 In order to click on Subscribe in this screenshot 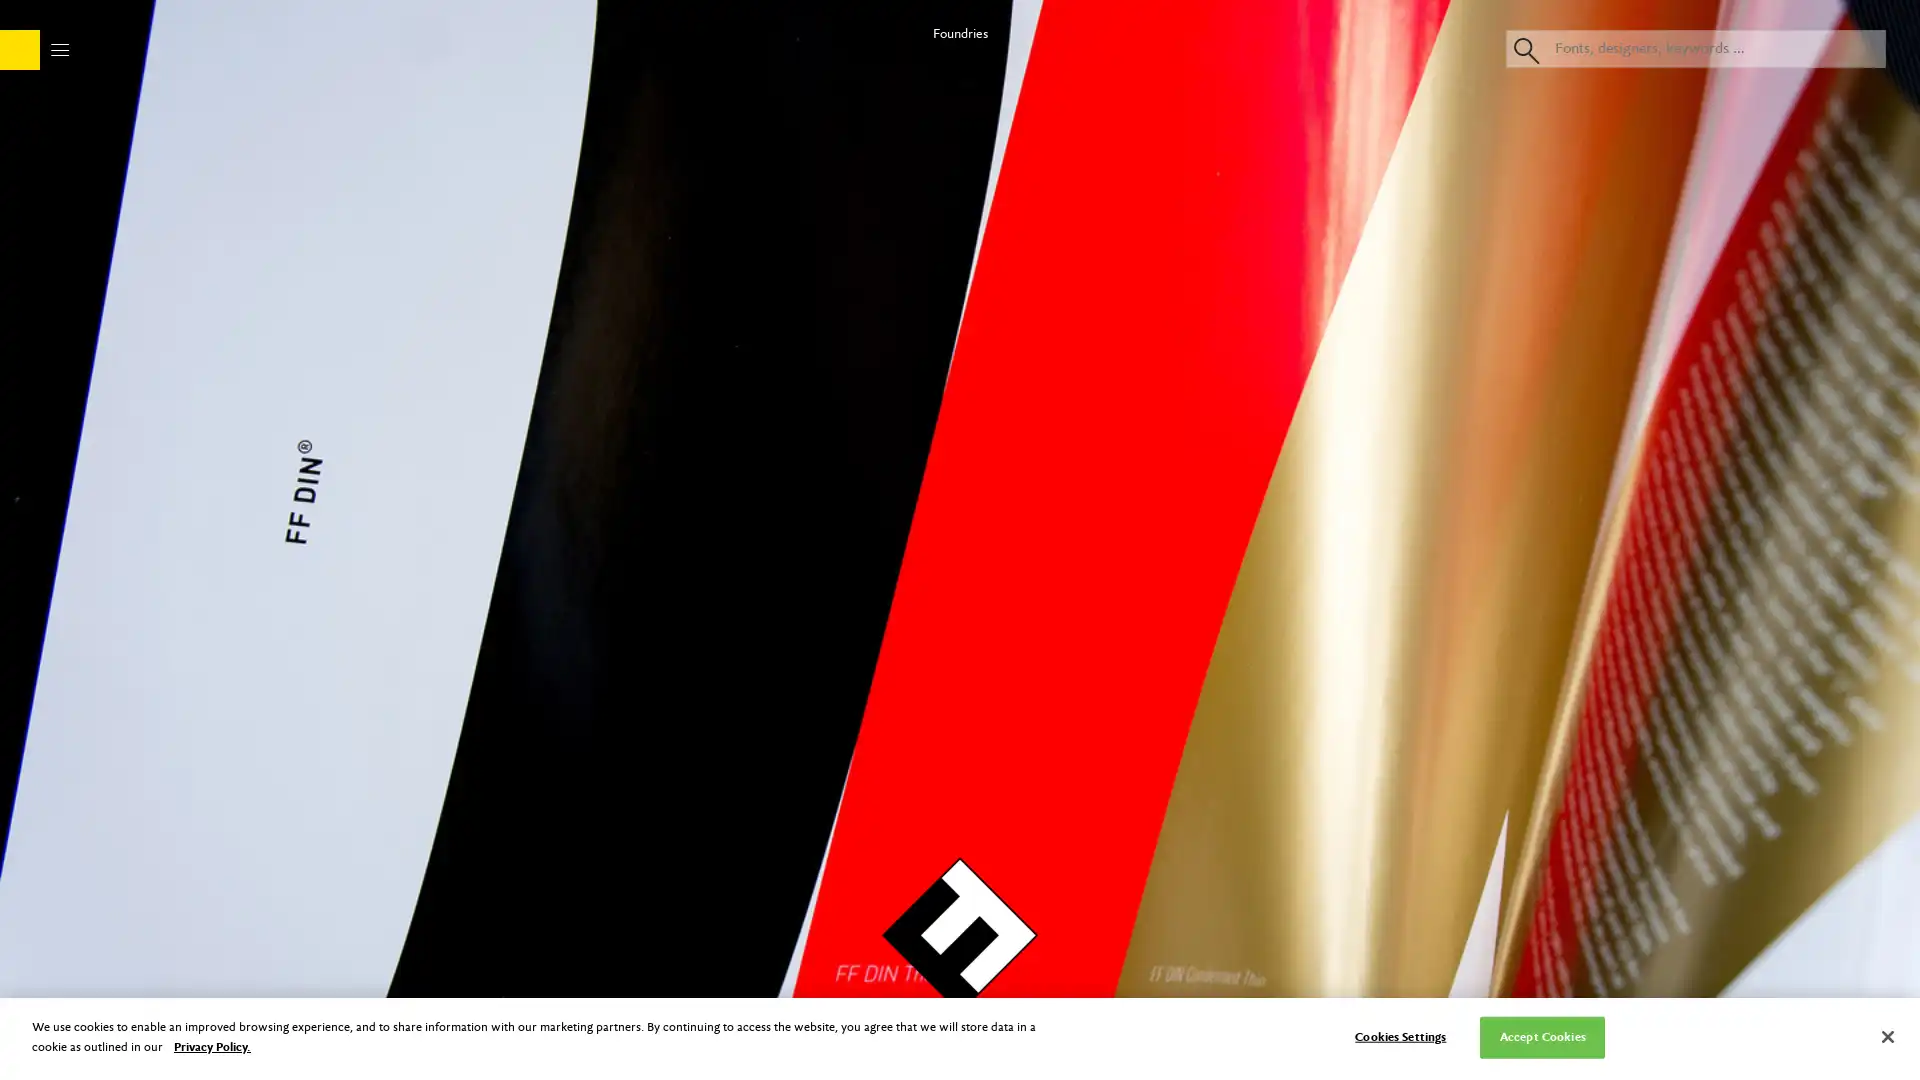, I will do `click(958, 540)`.